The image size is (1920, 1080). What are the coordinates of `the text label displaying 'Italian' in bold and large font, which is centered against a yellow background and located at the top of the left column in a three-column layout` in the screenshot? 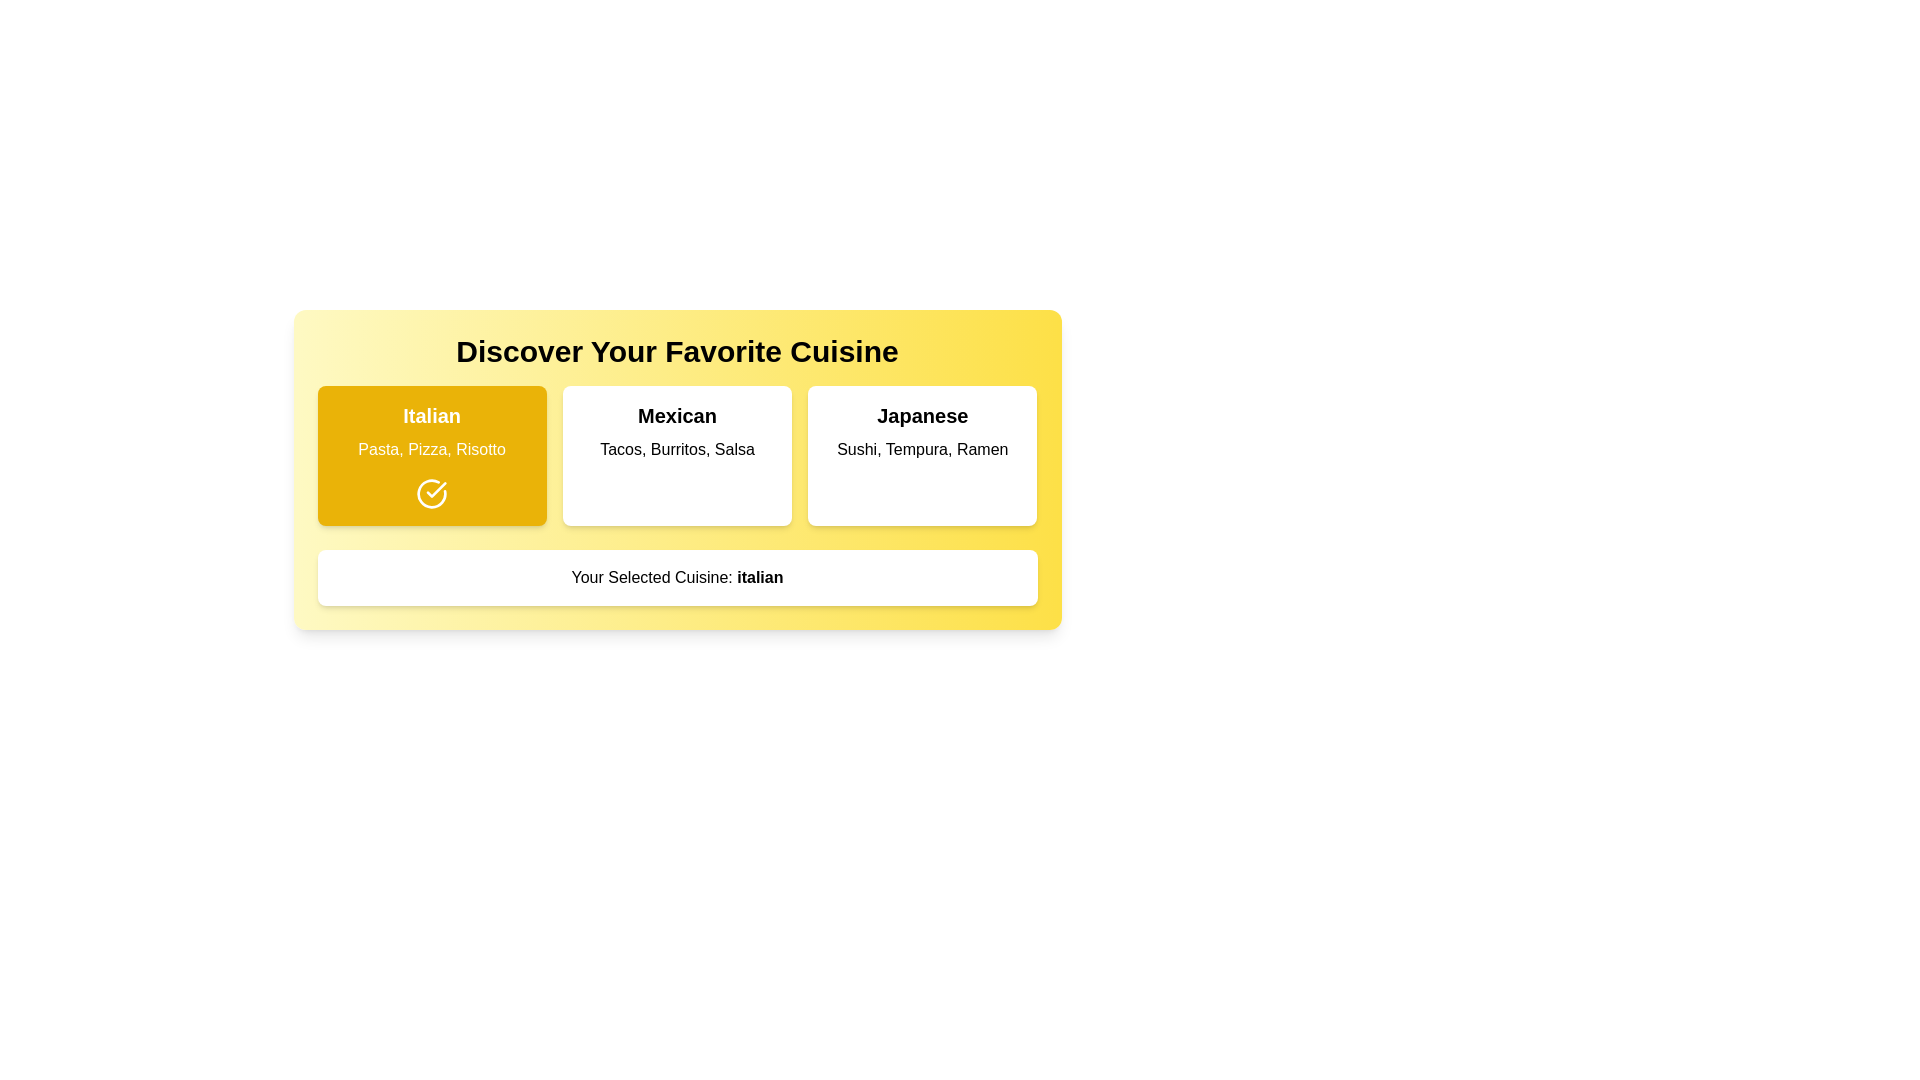 It's located at (431, 415).